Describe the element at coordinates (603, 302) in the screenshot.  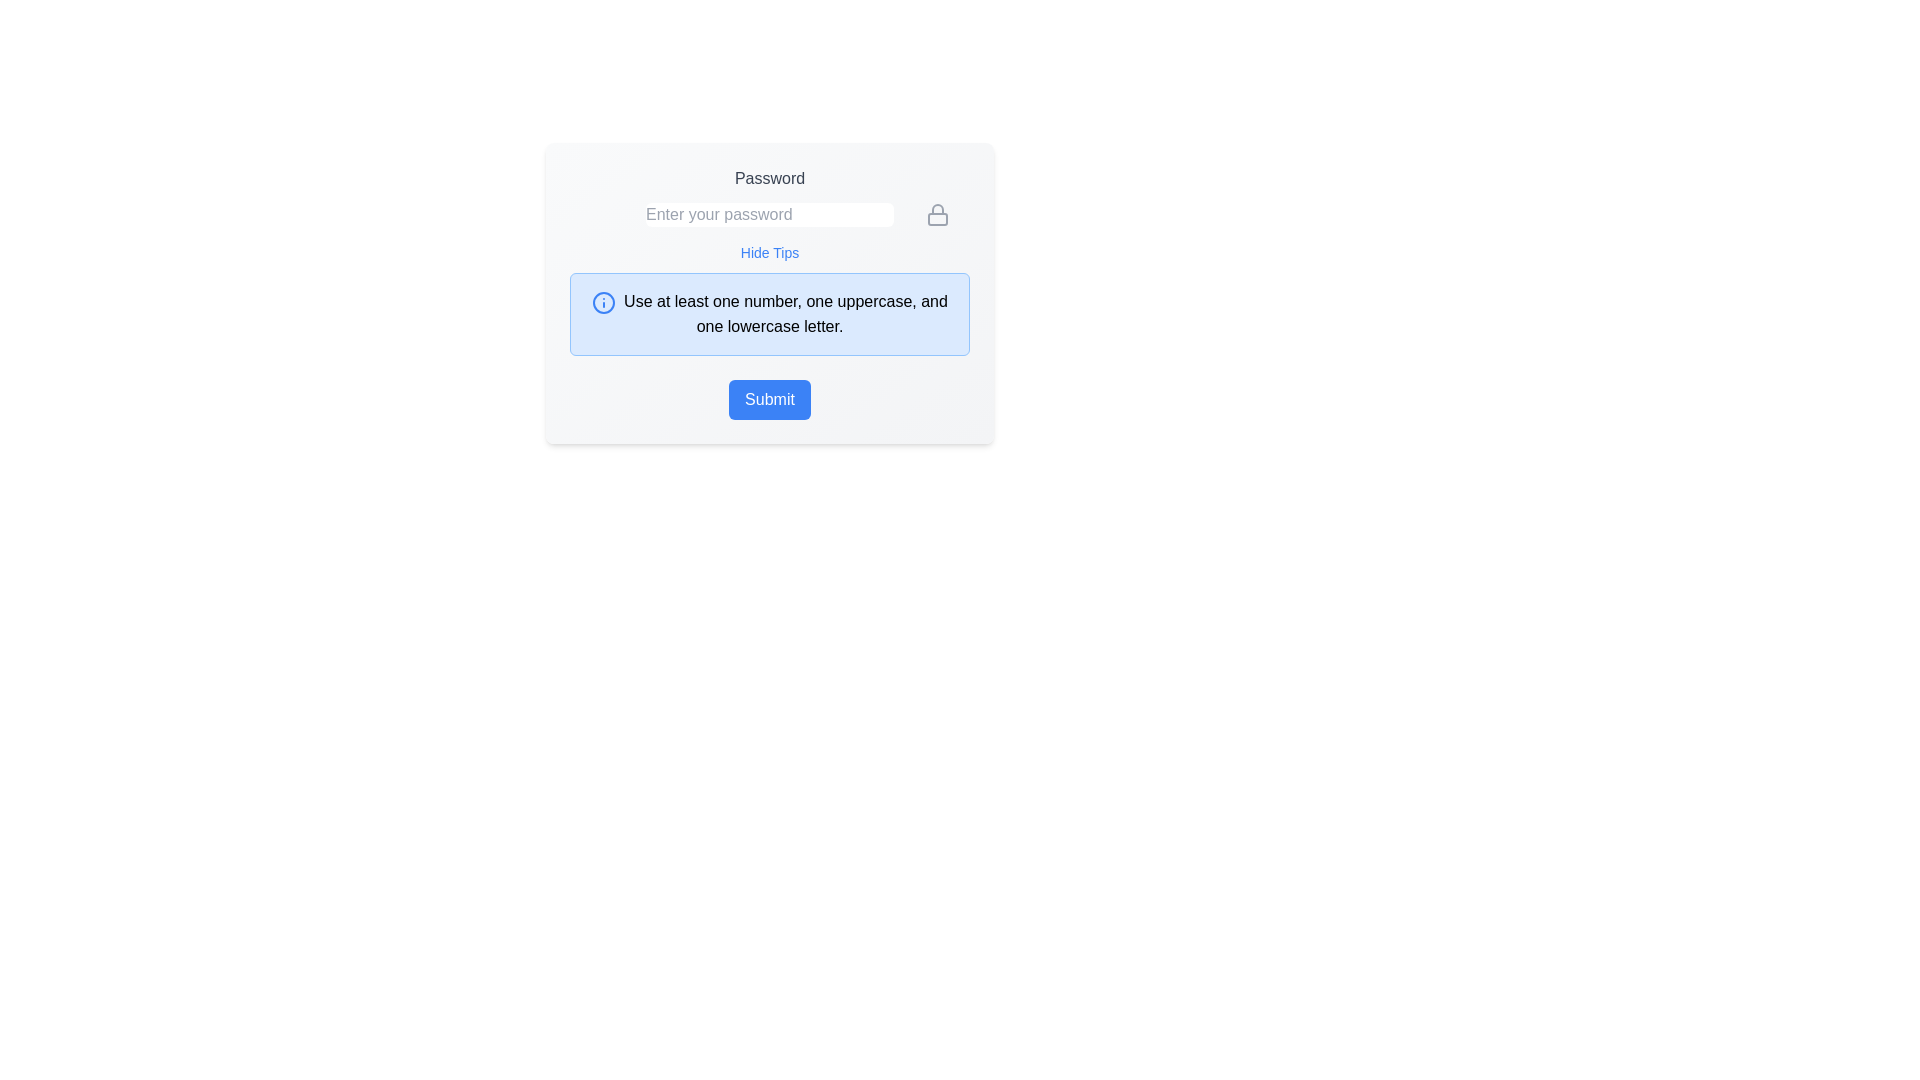
I see `the circular icon with a blue outline located to the left of the tooltip message displaying password requirements` at that location.